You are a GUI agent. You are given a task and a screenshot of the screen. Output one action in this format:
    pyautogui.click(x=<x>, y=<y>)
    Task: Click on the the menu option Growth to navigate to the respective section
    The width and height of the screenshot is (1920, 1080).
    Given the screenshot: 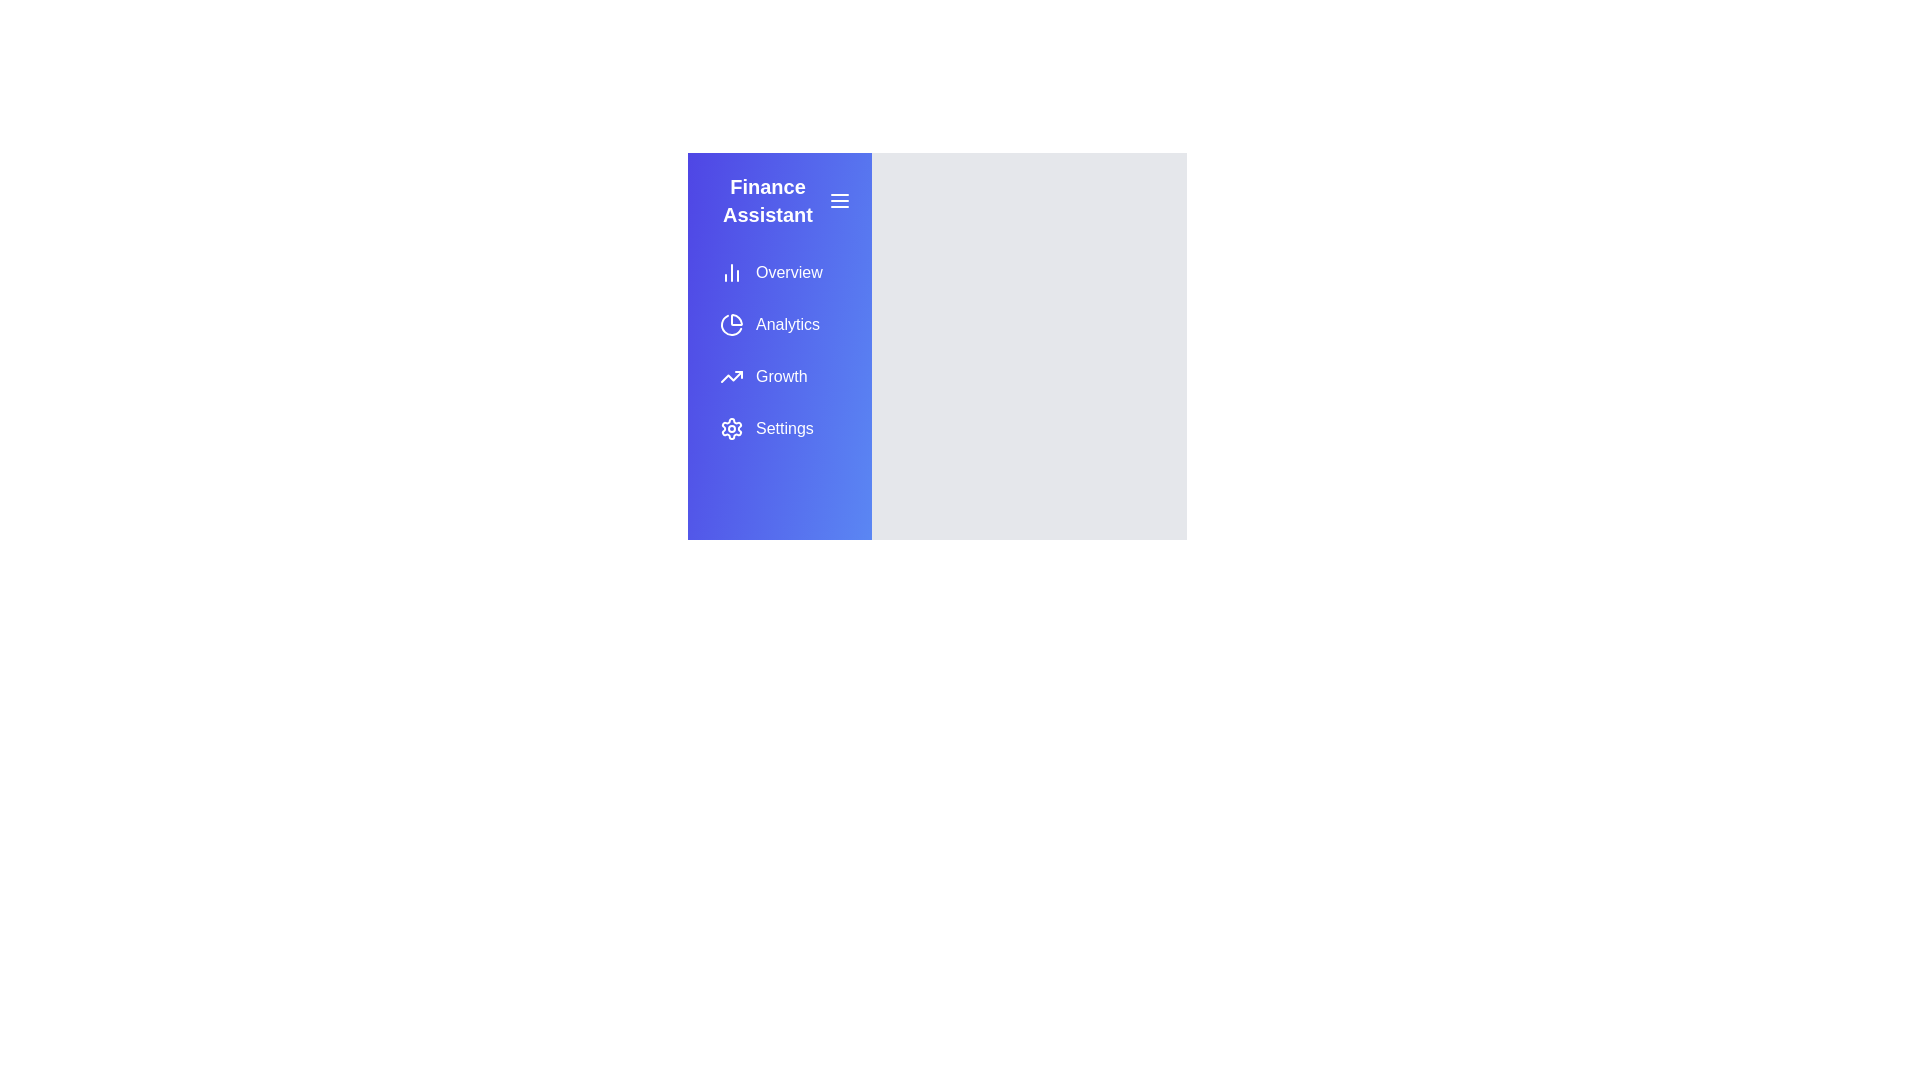 What is the action you would take?
    pyautogui.click(x=778, y=377)
    